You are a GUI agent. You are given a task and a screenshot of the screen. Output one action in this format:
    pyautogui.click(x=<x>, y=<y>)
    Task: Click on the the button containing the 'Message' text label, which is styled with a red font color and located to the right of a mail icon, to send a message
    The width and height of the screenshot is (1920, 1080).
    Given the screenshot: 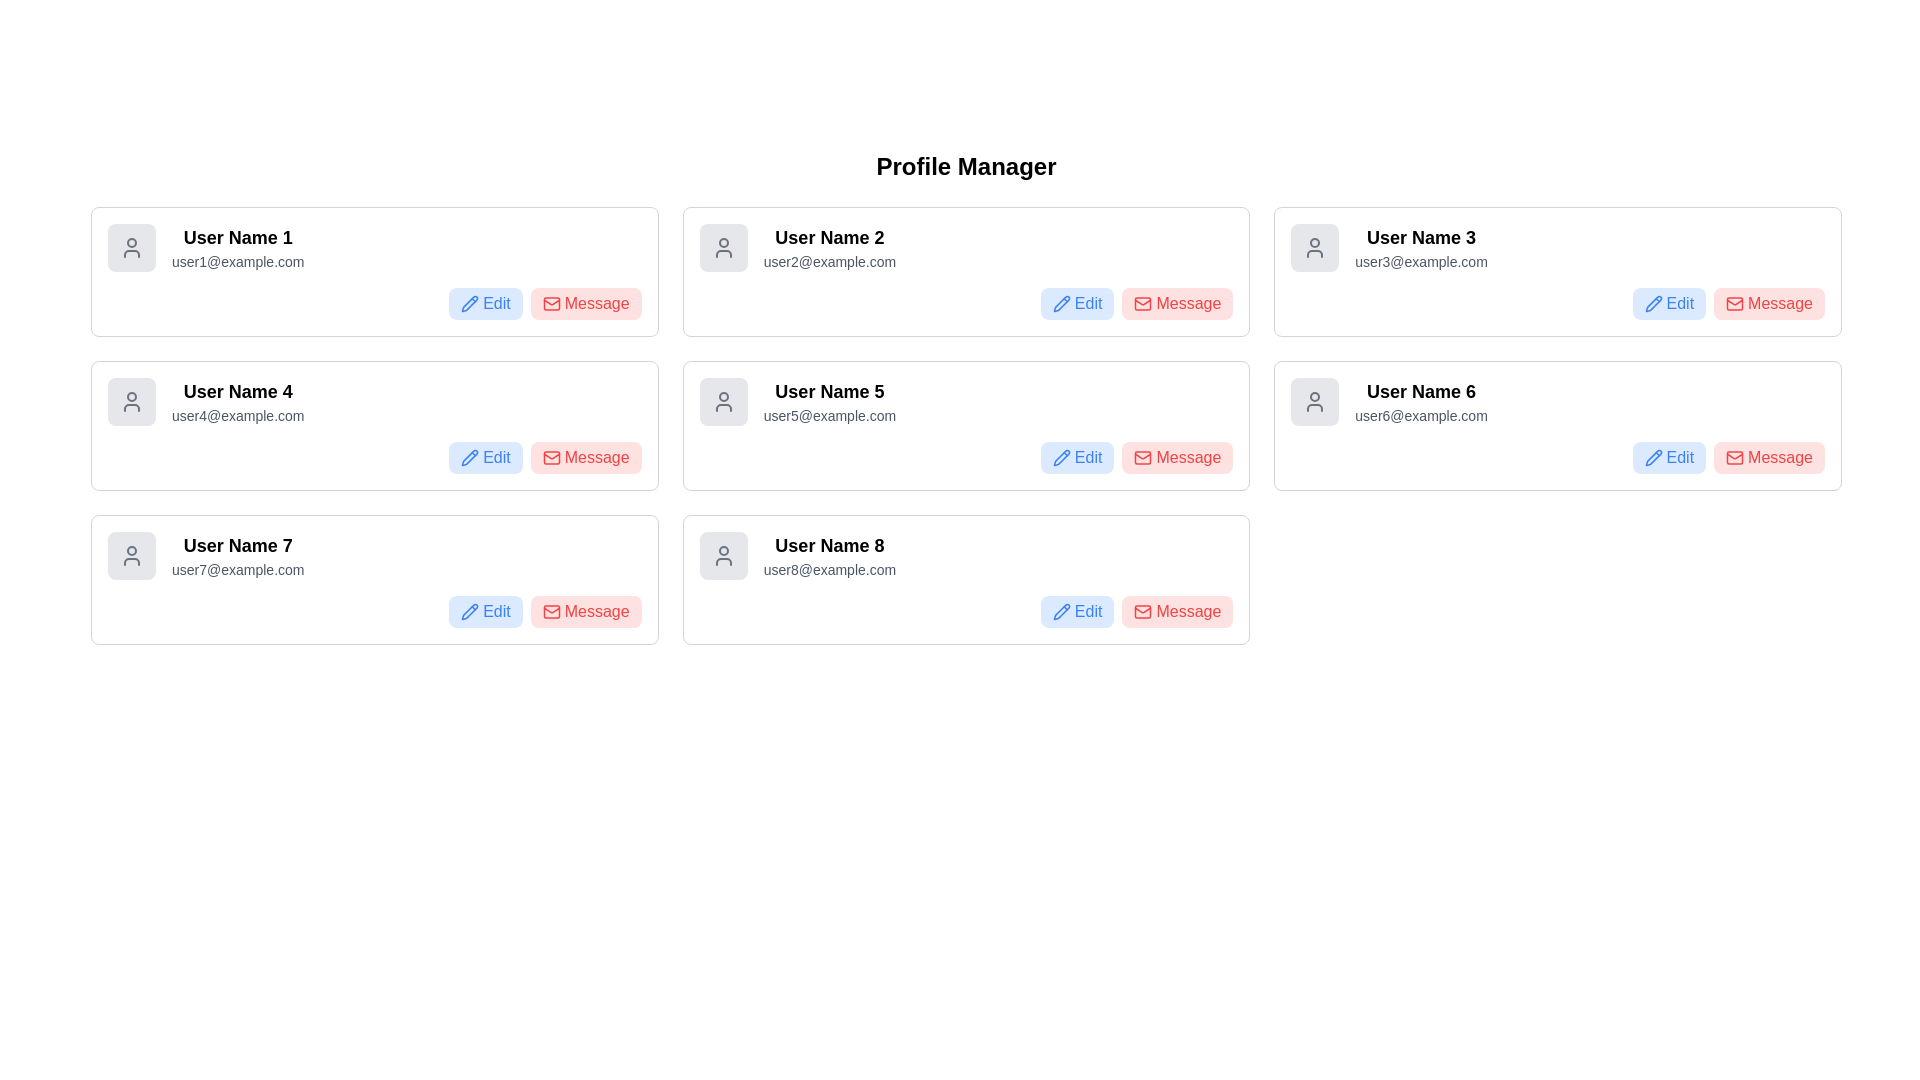 What is the action you would take?
    pyautogui.click(x=1188, y=611)
    